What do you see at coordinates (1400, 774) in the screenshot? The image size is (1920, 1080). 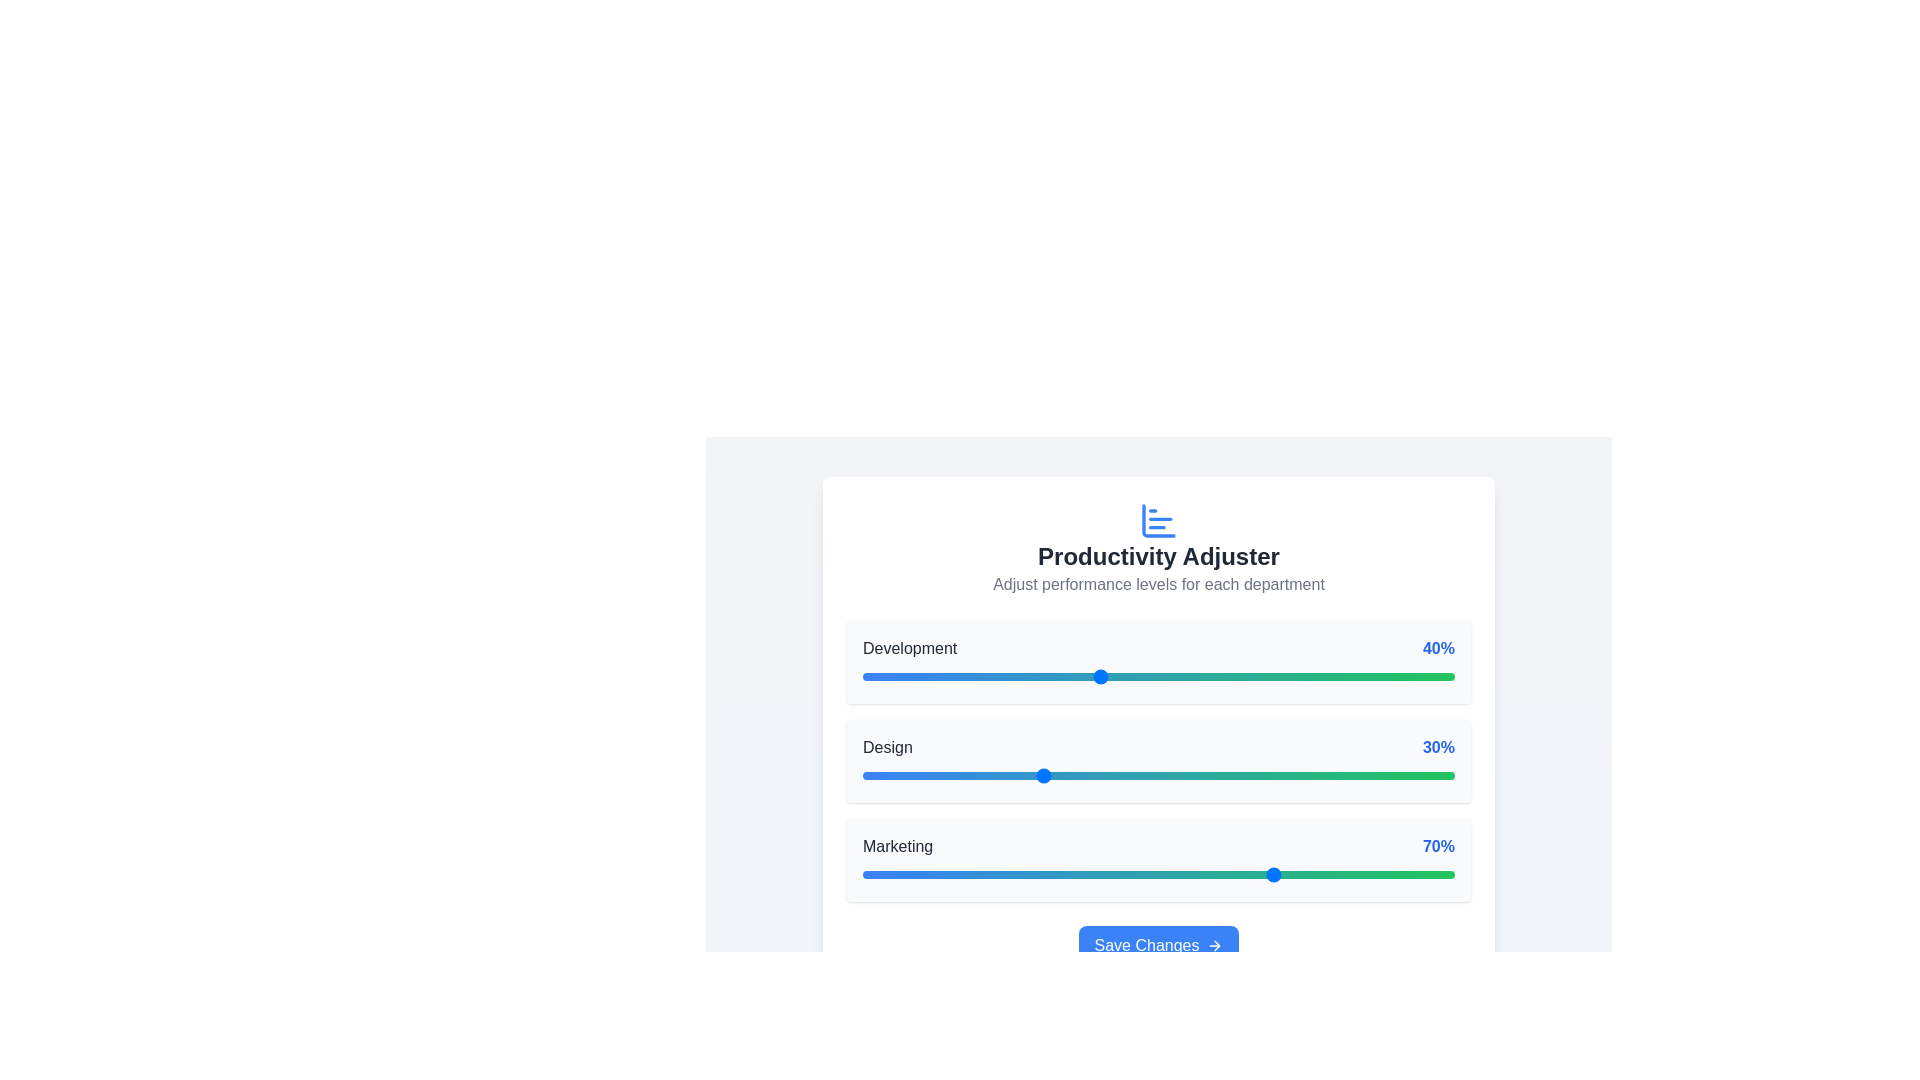 I see `the slider` at bounding box center [1400, 774].